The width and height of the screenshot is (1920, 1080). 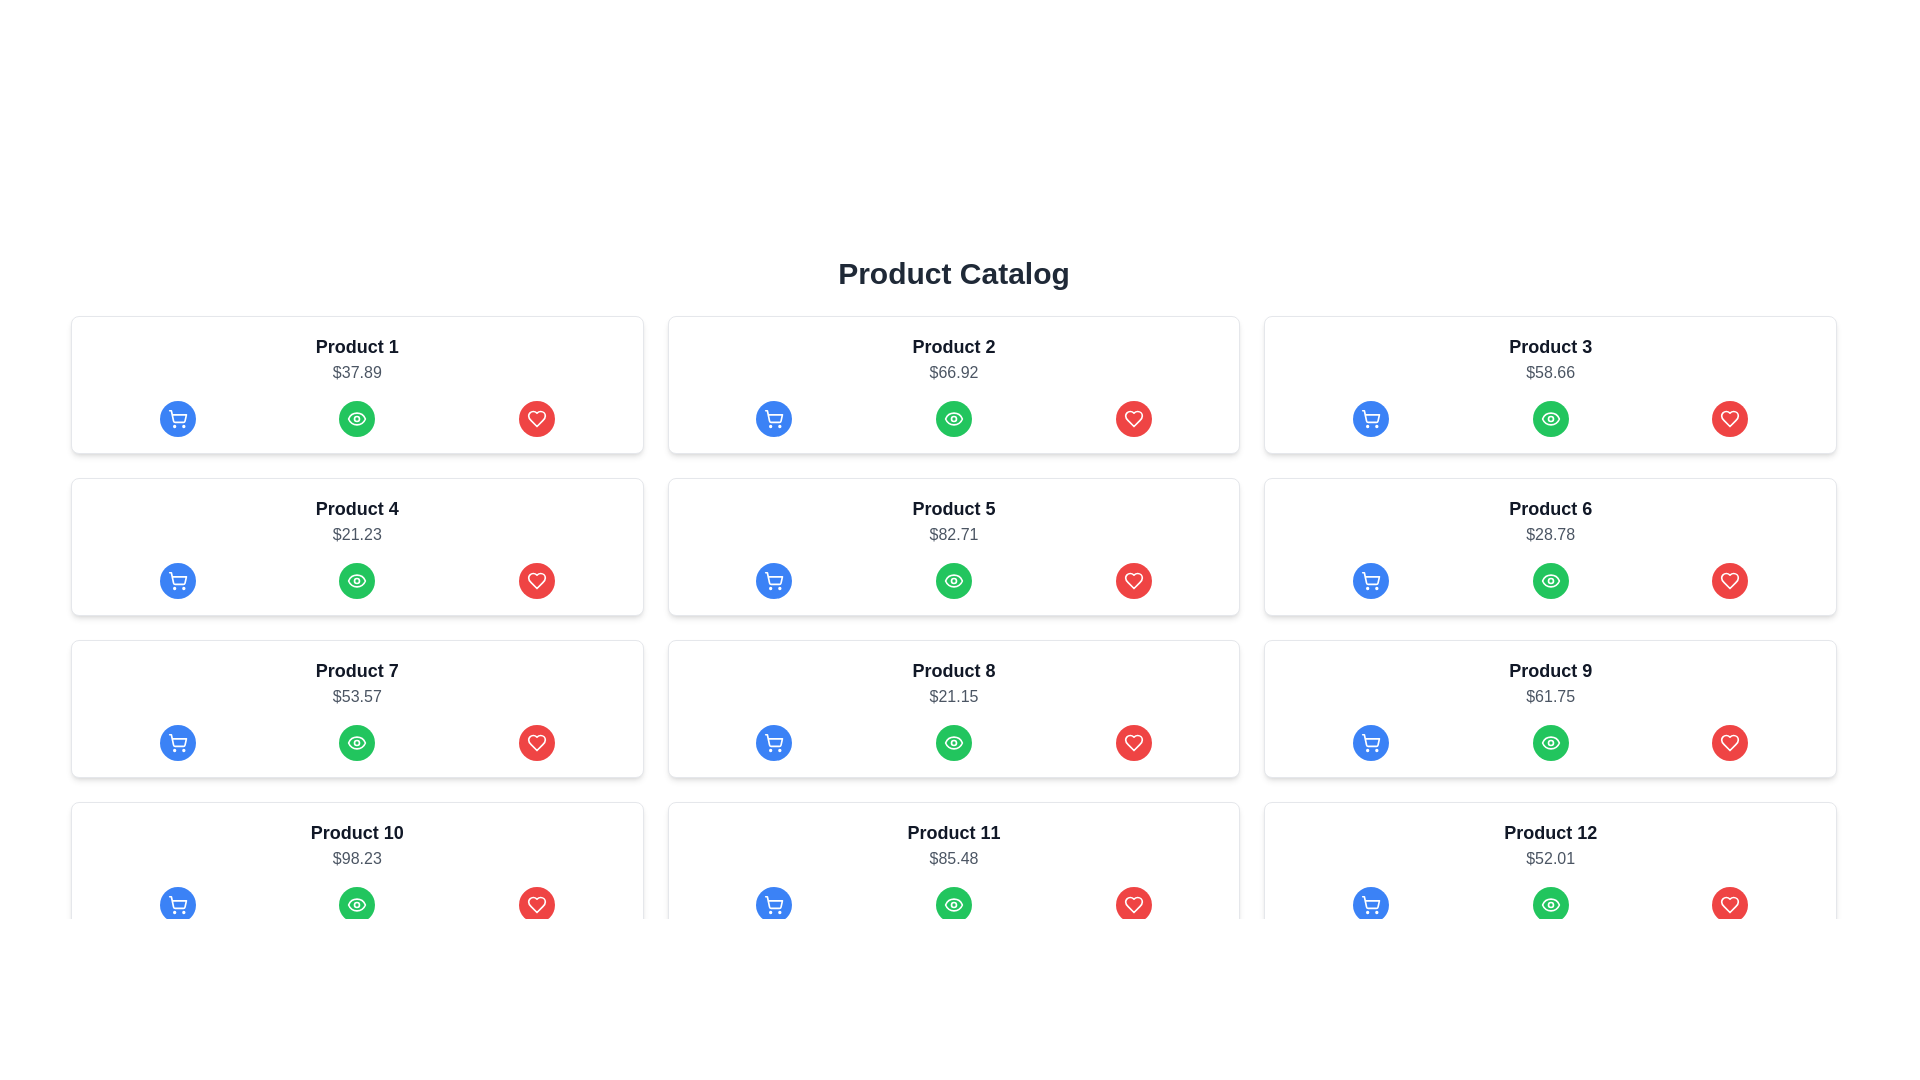 I want to click on the eye icon graphic located under the 'Product 12' card in the product catalog for viewing or preview actions, so click(x=1549, y=905).